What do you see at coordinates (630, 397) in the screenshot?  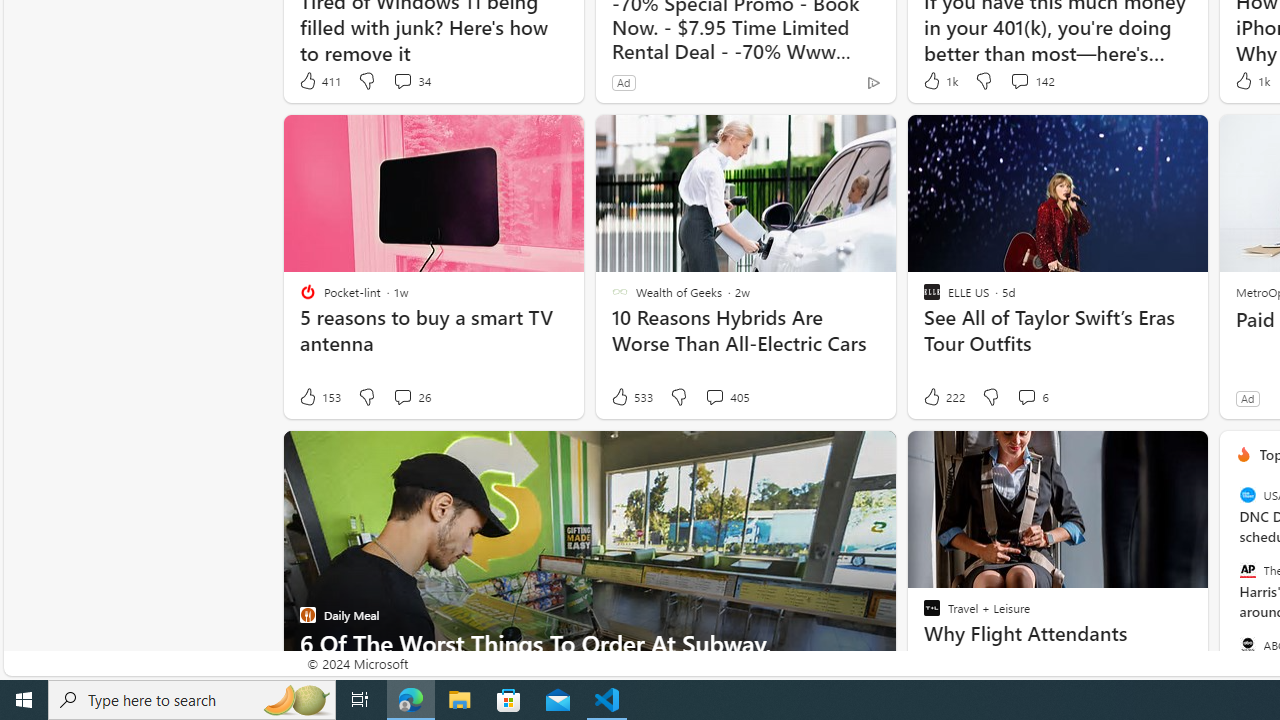 I see `'533 Like'` at bounding box center [630, 397].